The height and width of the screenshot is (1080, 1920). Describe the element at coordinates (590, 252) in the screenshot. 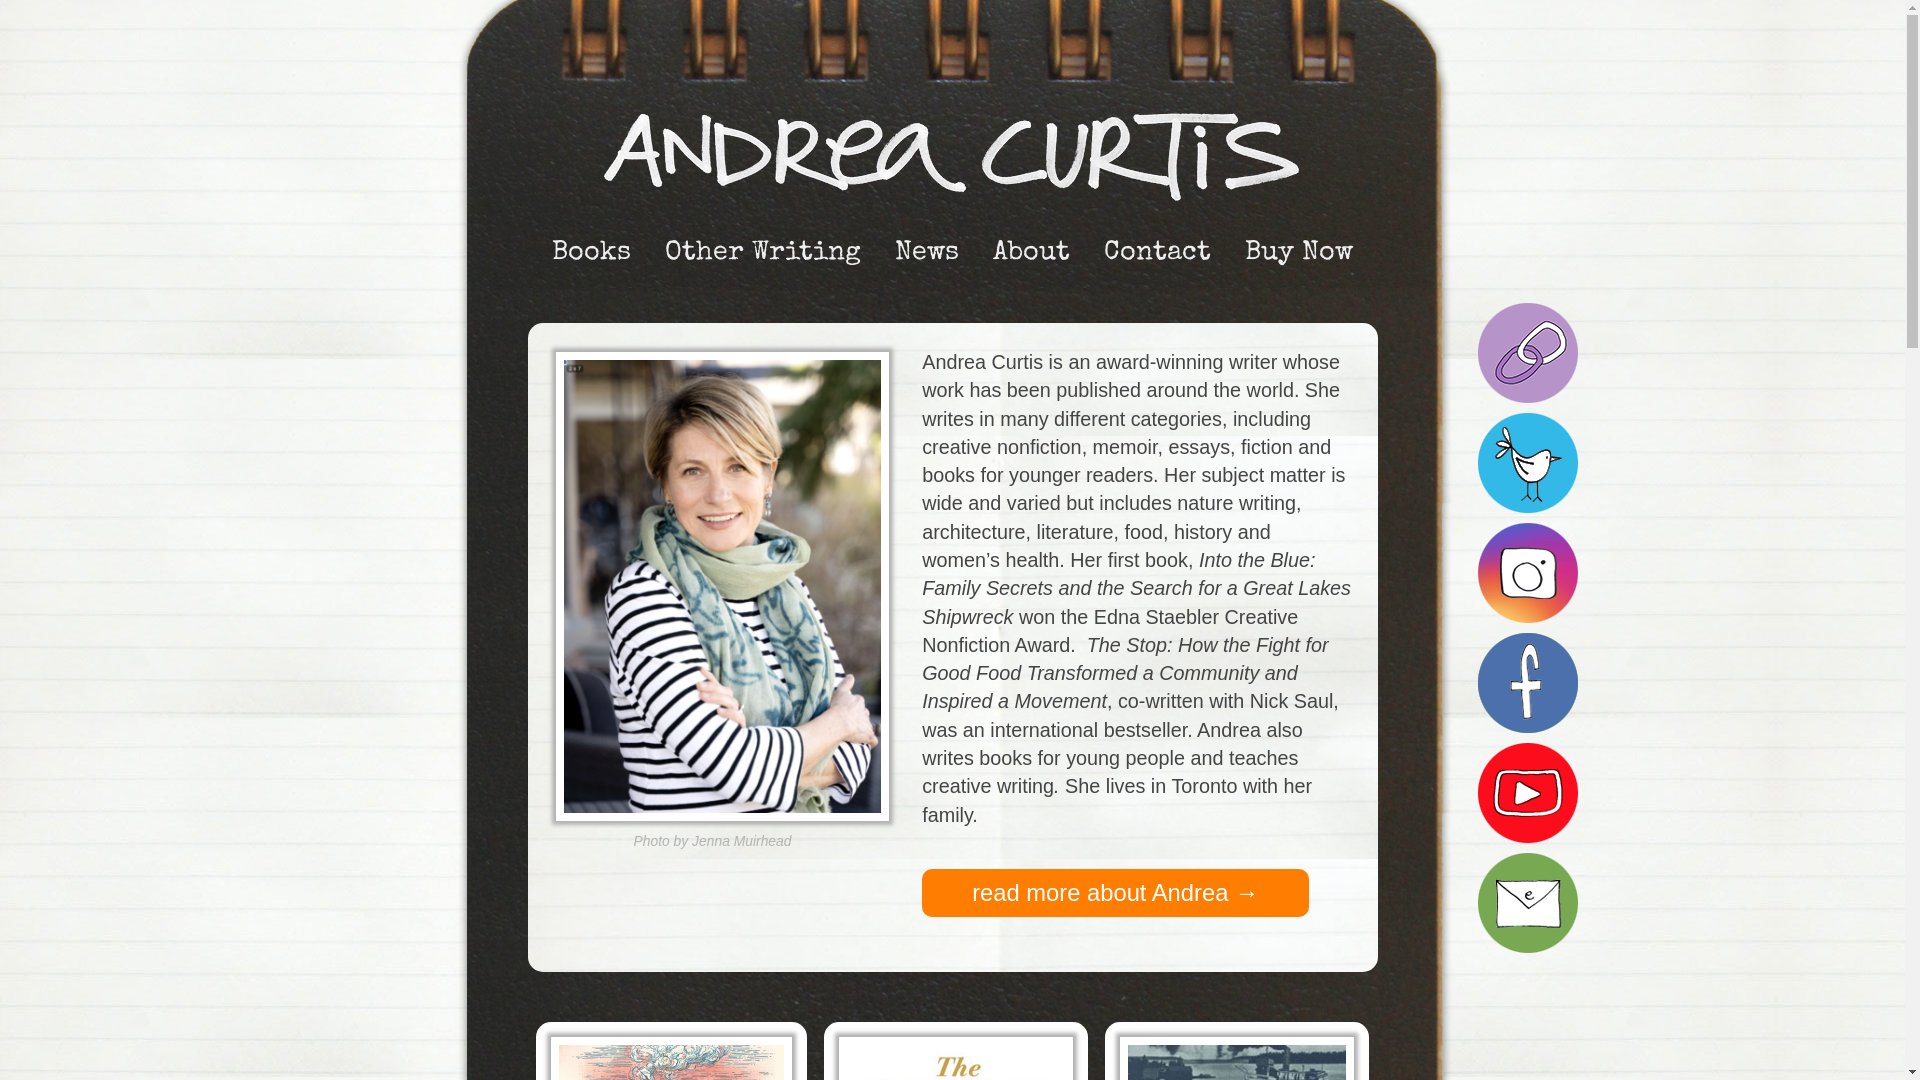

I see `'Books'` at that location.